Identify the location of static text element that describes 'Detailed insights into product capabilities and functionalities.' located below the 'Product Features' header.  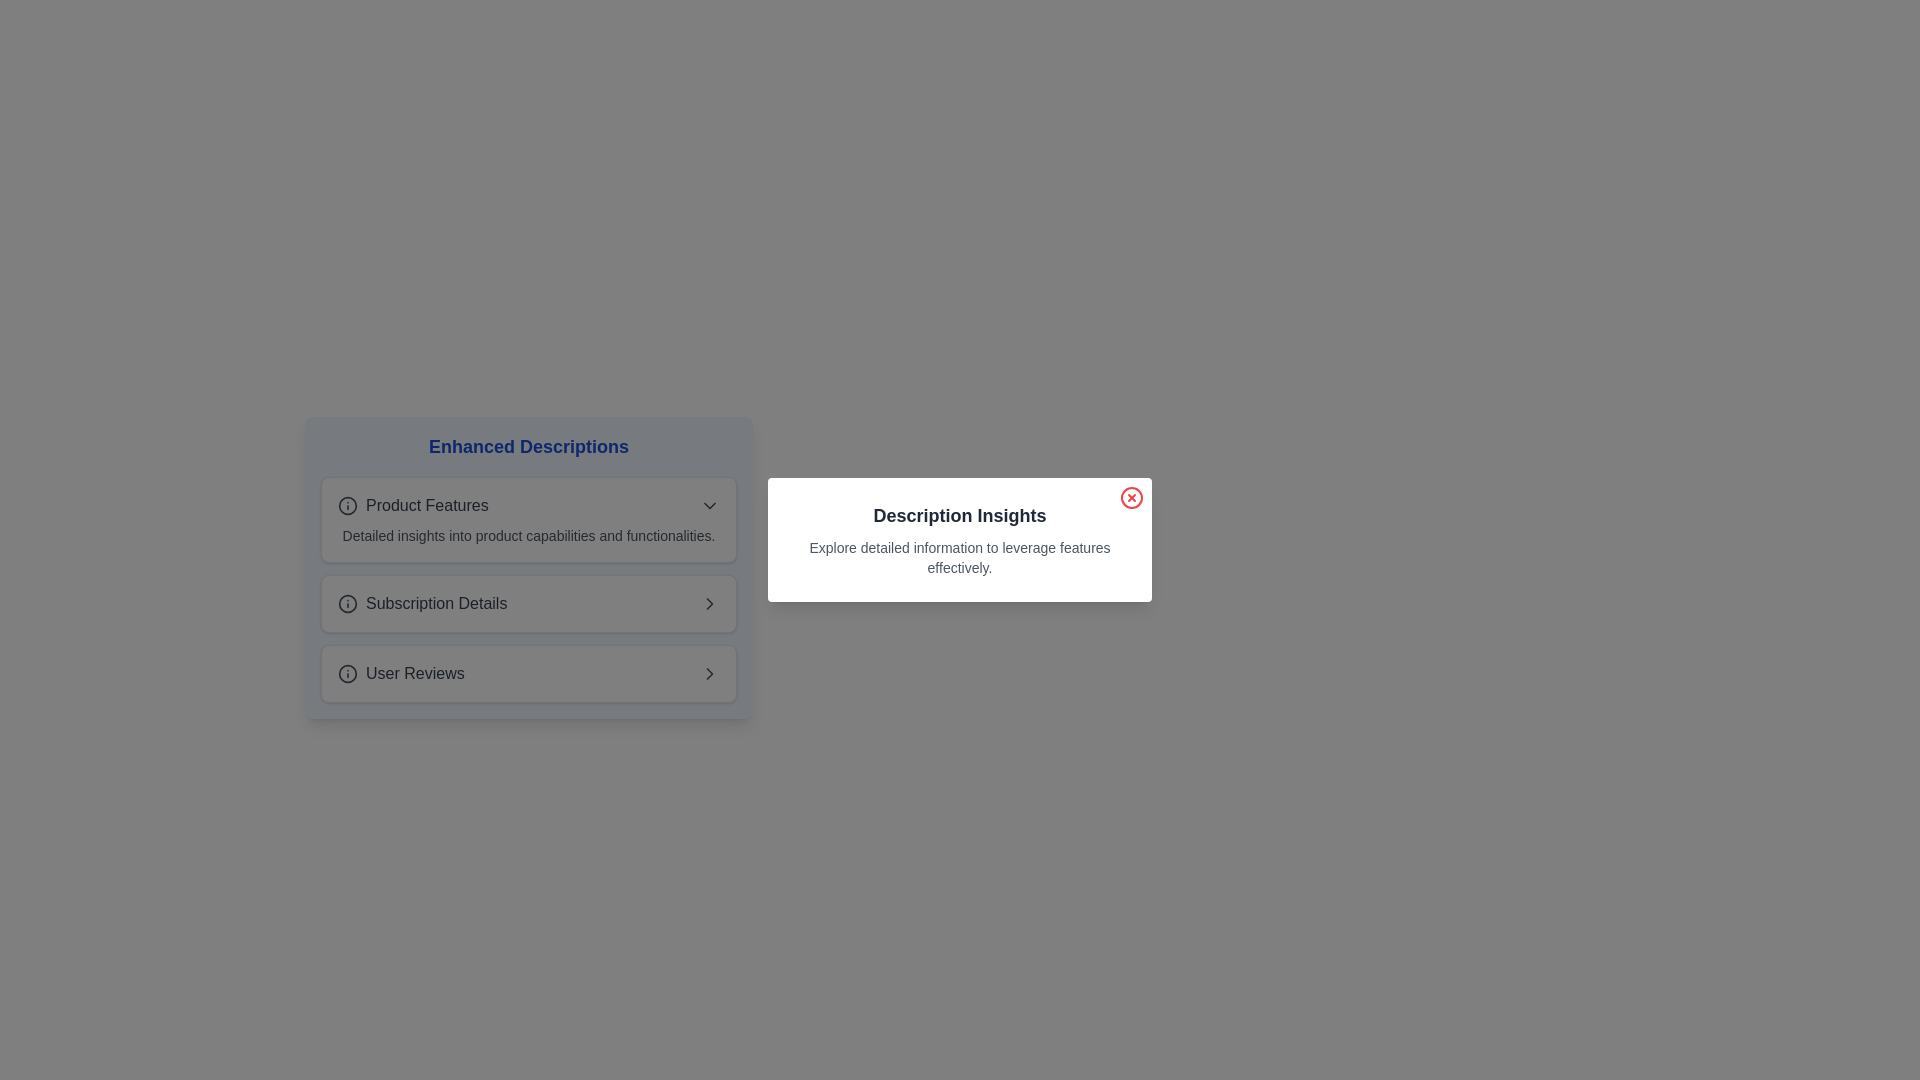
(528, 535).